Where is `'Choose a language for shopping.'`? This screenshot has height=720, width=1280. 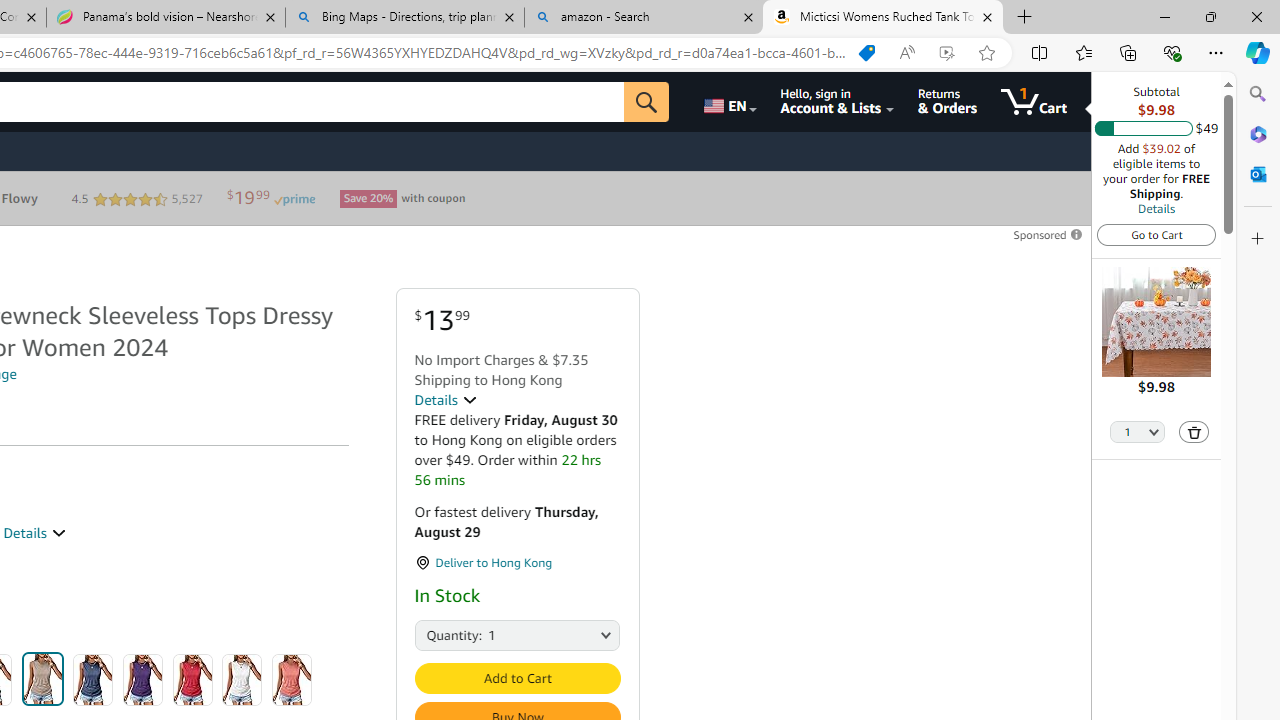 'Choose a language for shopping.' is located at coordinates (727, 101).